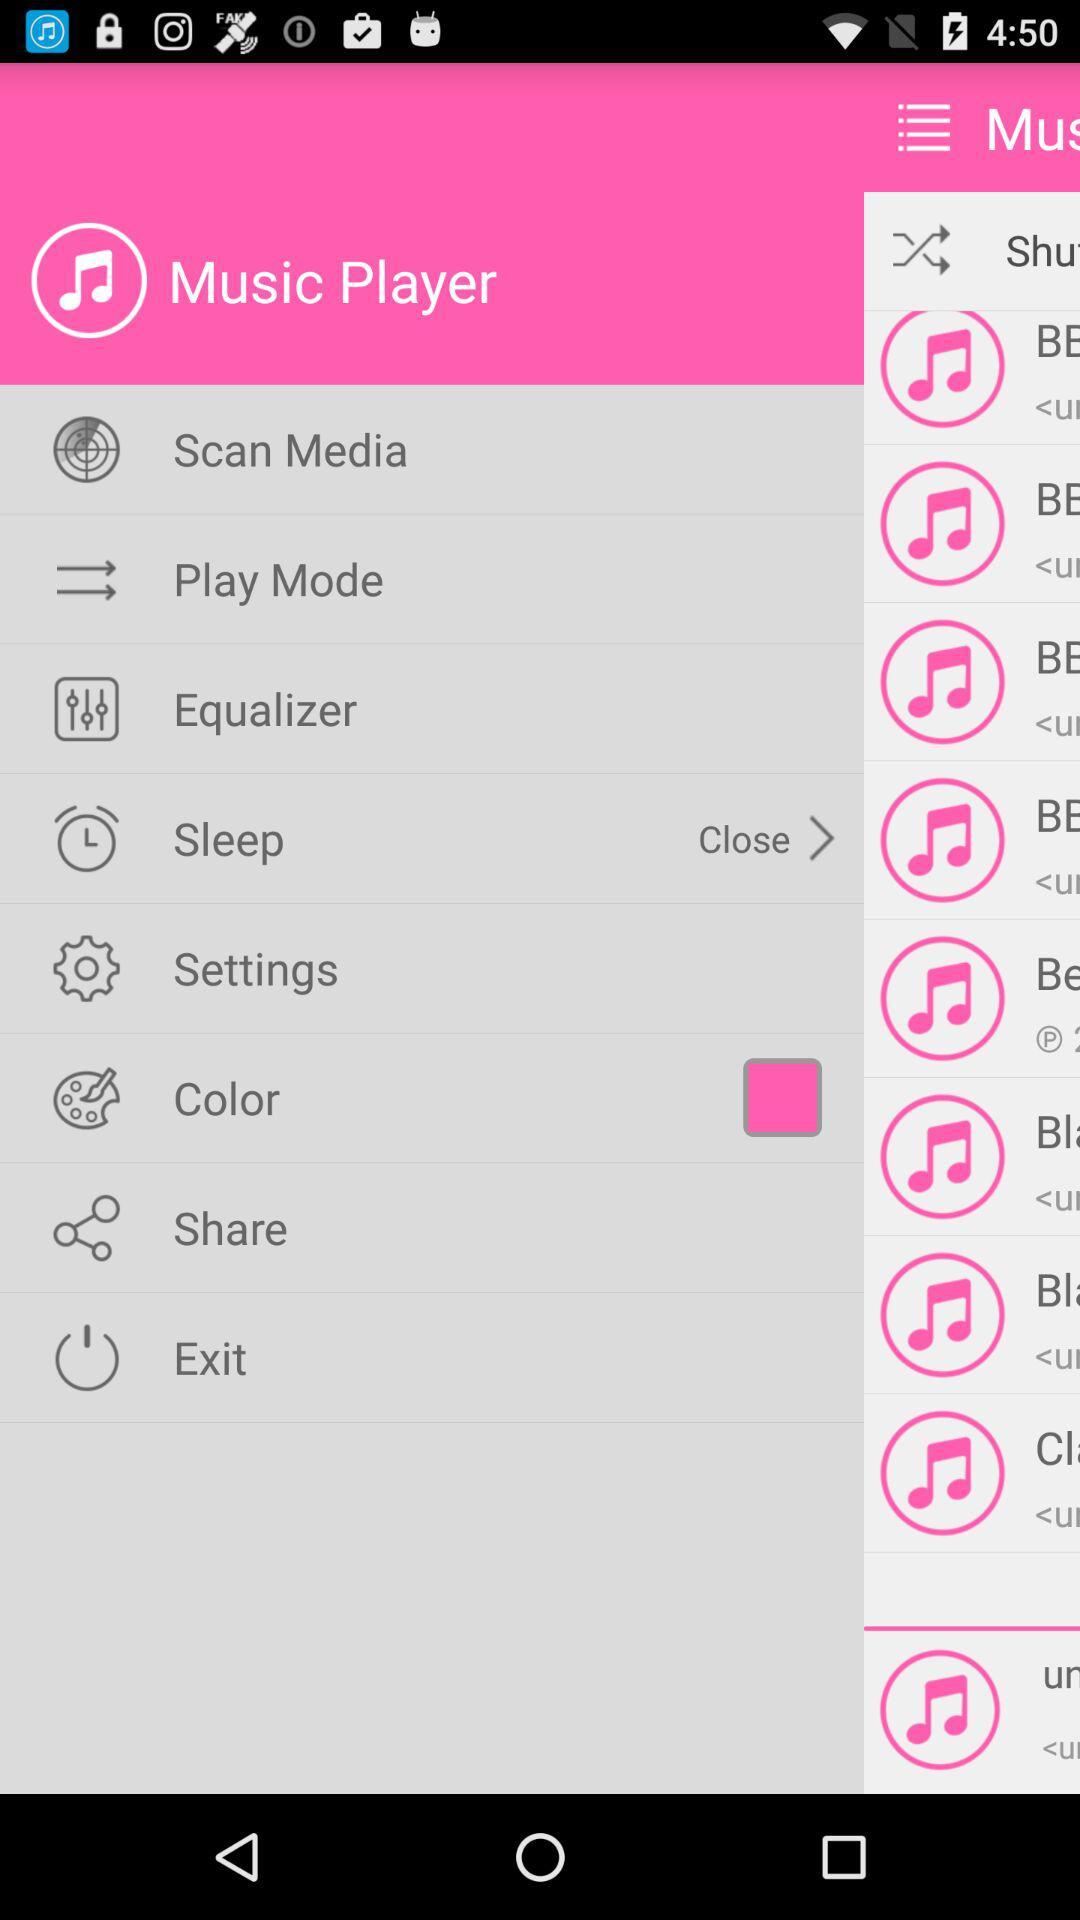 Image resolution: width=1080 pixels, height=1920 pixels. Describe the element at coordinates (924, 126) in the screenshot. I see `item next to music app` at that location.